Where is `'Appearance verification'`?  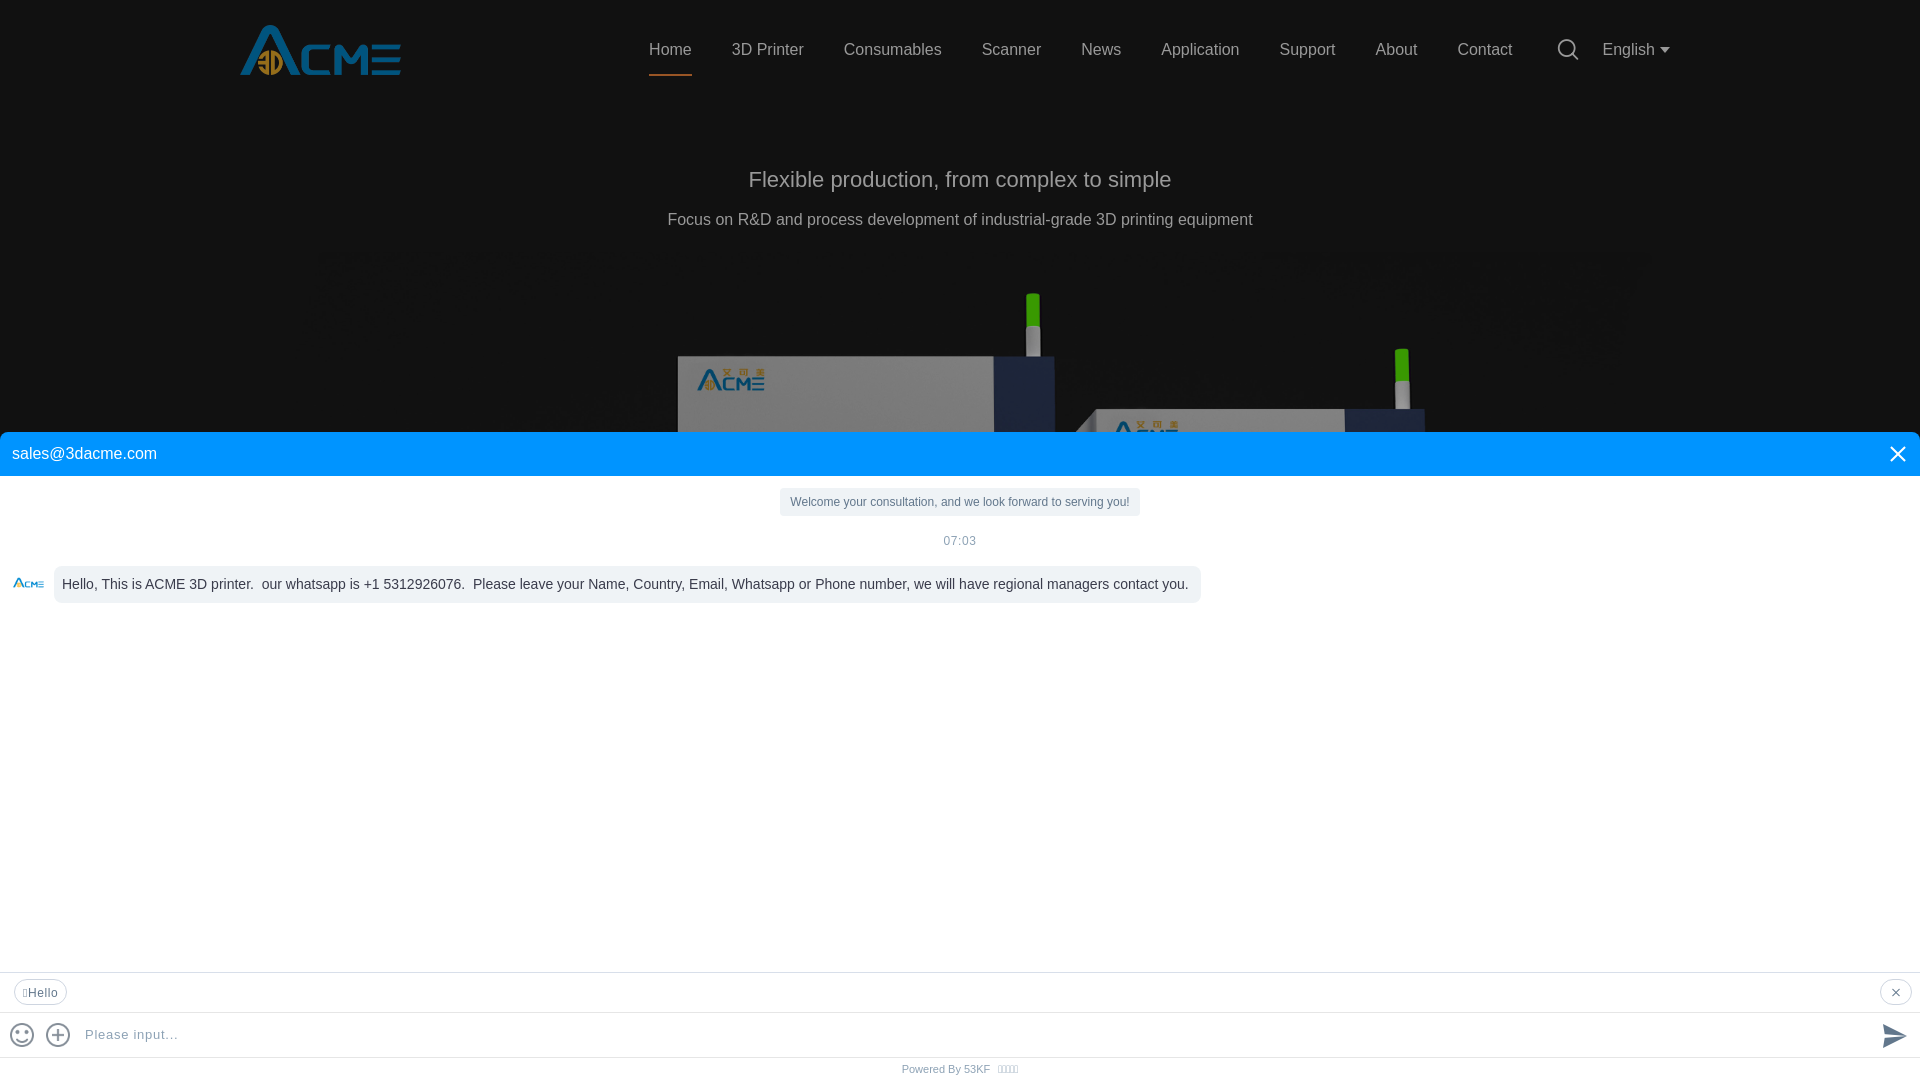 'Appearance verification' is located at coordinates (1499, 1028).